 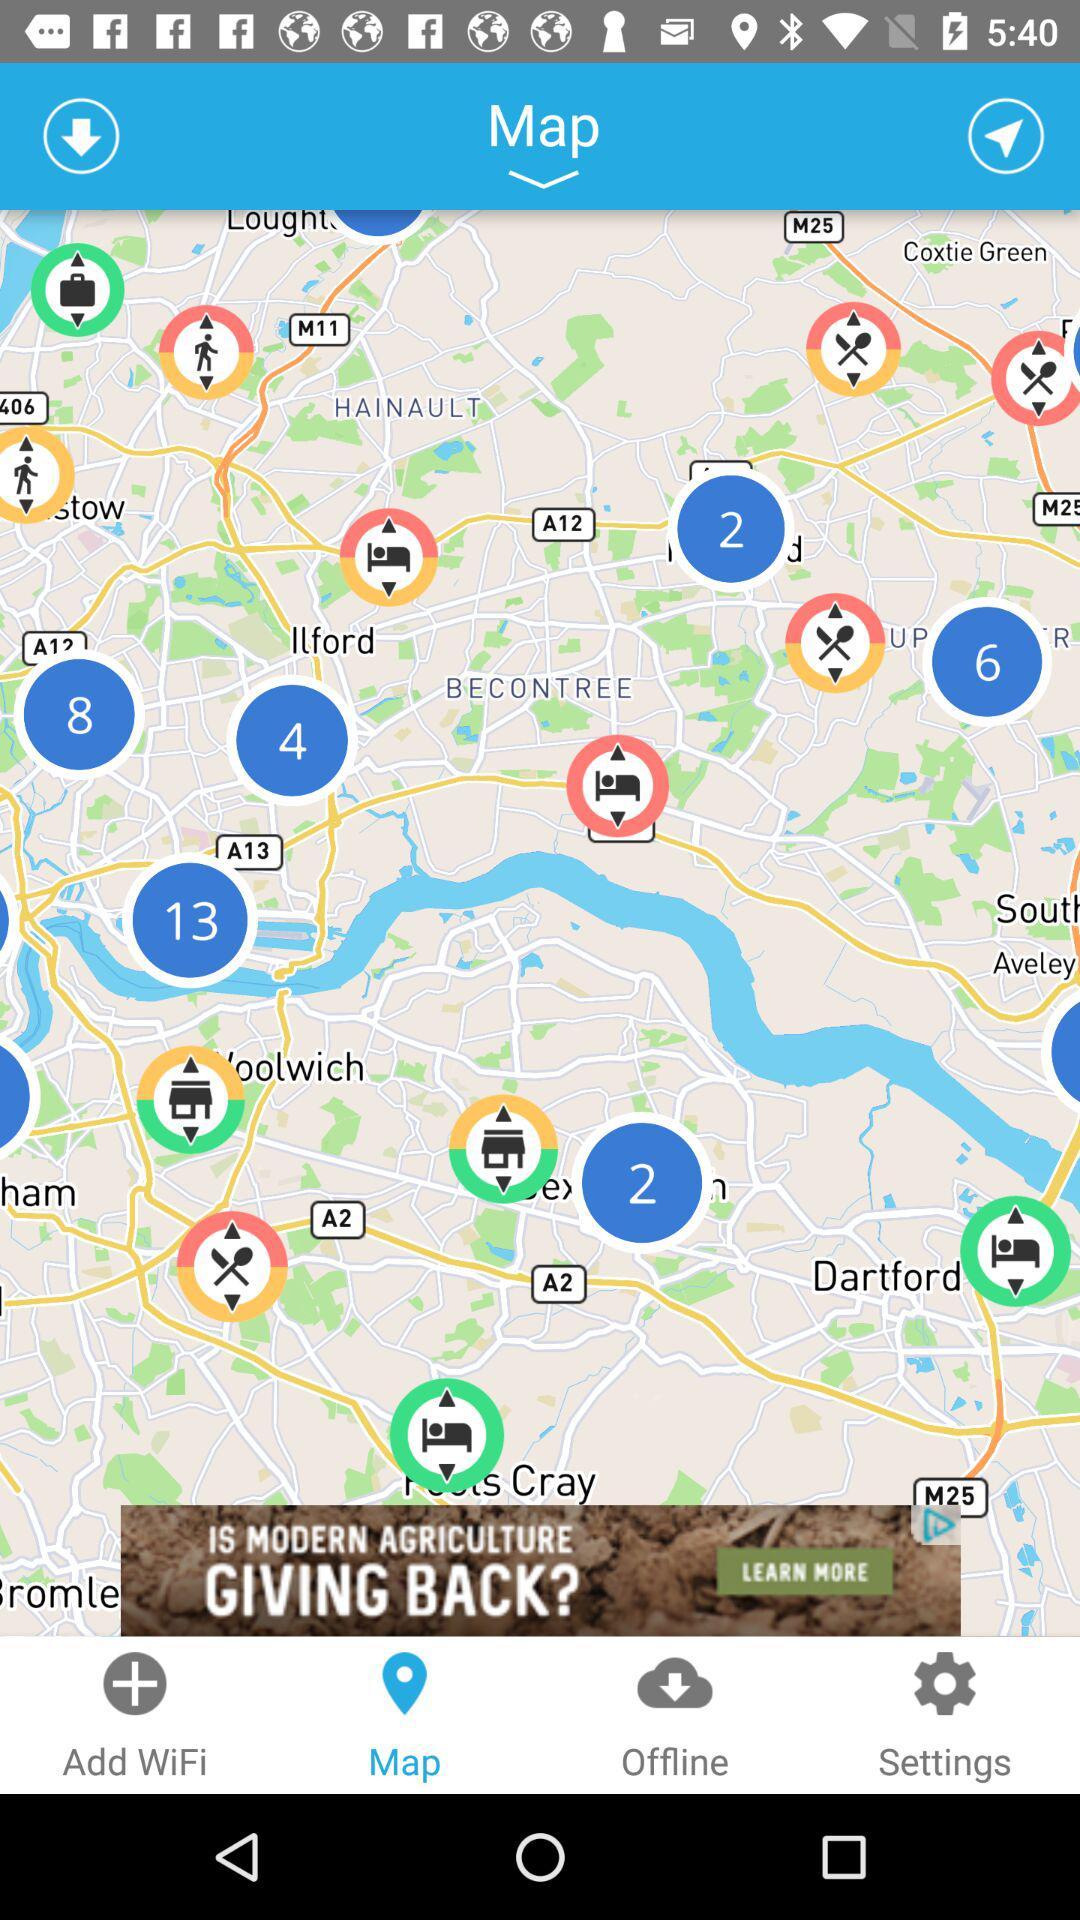 What do you see at coordinates (543, 179) in the screenshot?
I see `maps drop down icon` at bounding box center [543, 179].